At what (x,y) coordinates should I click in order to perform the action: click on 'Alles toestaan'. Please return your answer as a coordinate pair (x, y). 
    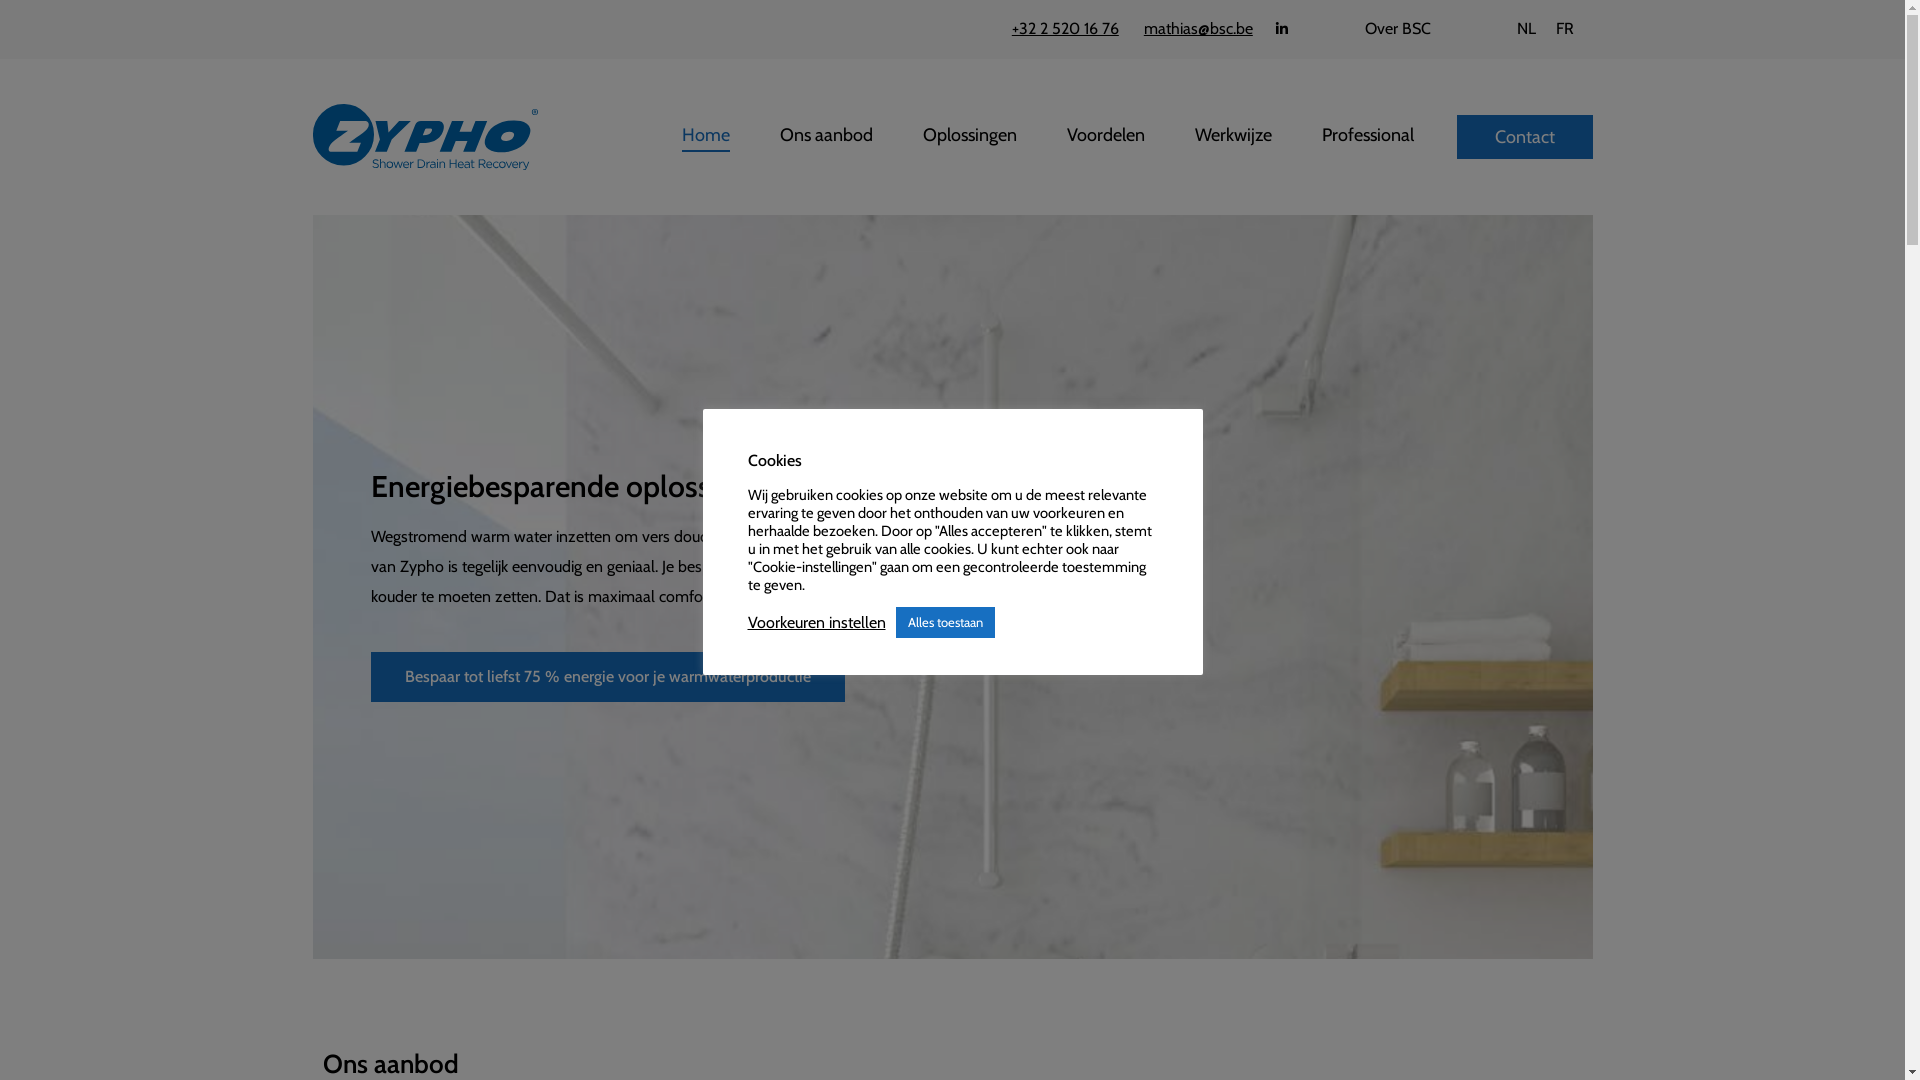
    Looking at the image, I should click on (944, 621).